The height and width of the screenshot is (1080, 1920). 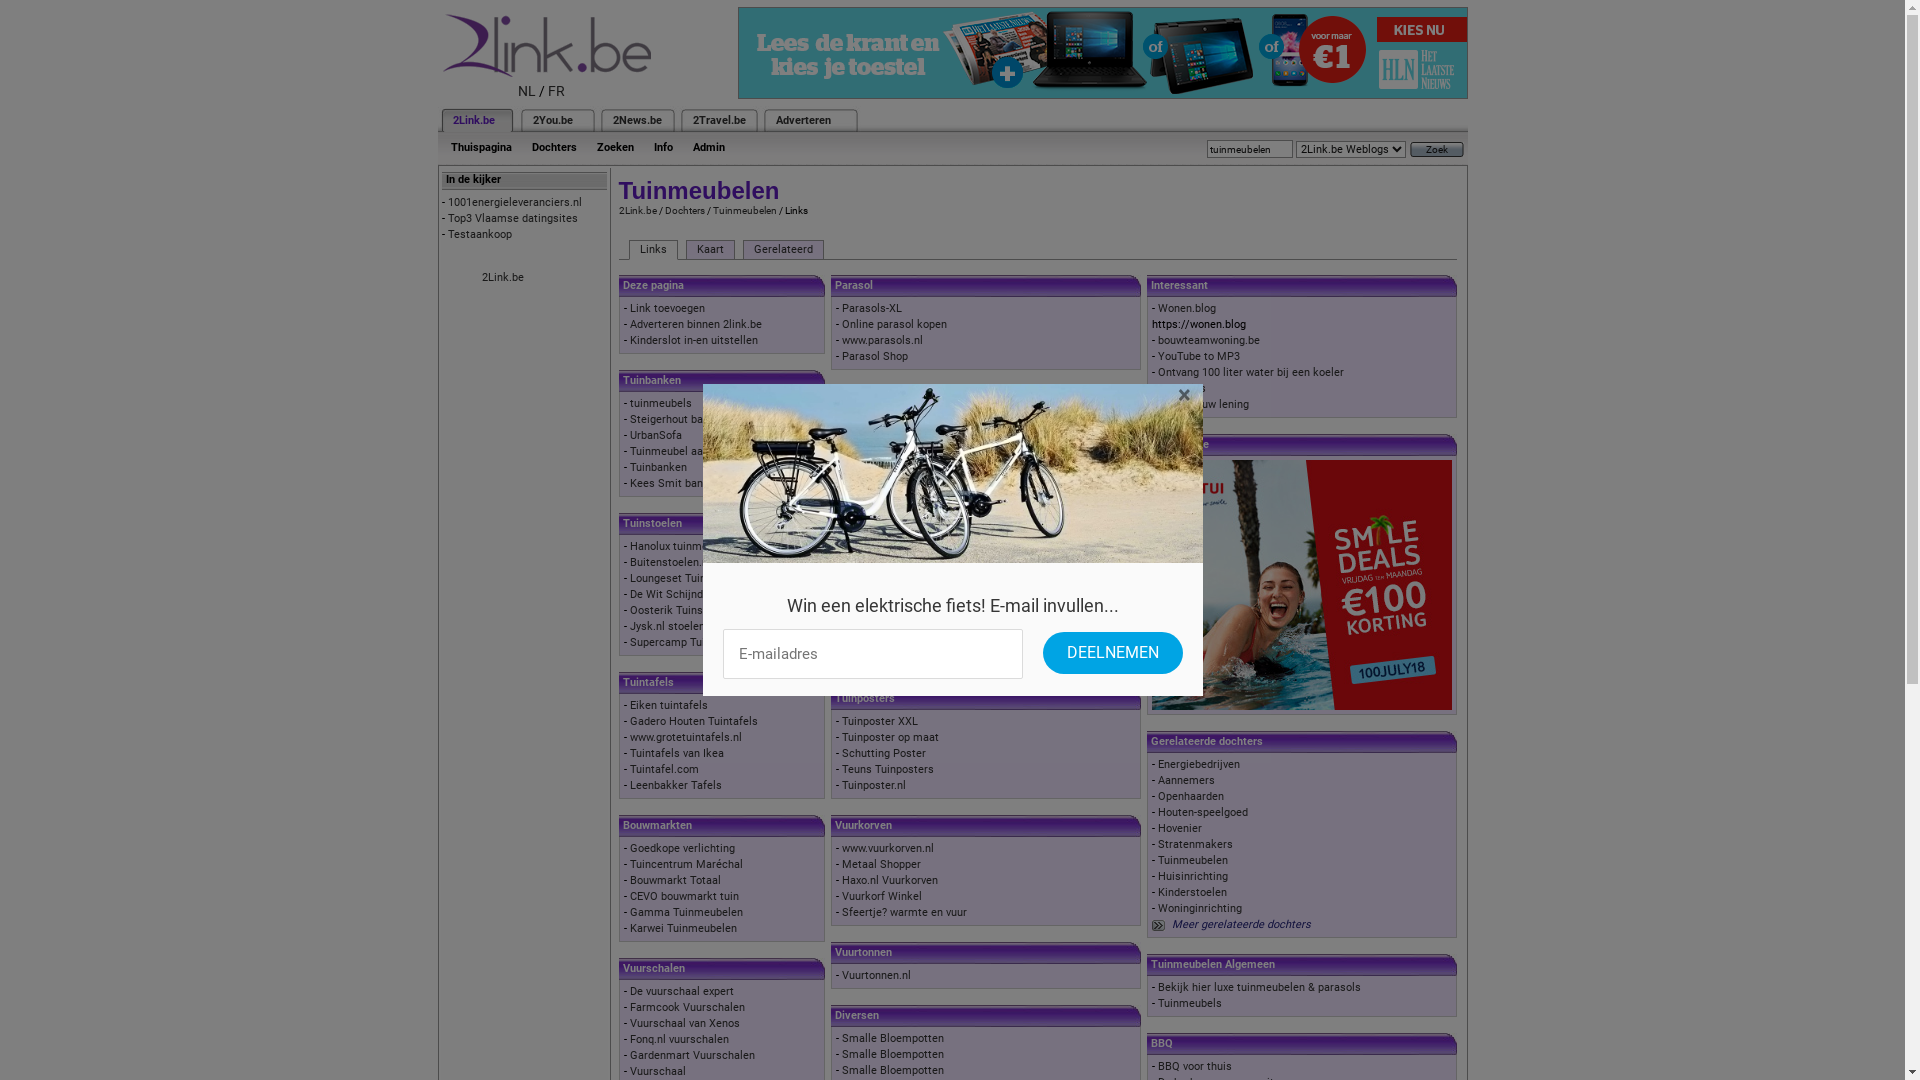 What do you see at coordinates (694, 721) in the screenshot?
I see `'Gadero Houten Tuintafels'` at bounding box center [694, 721].